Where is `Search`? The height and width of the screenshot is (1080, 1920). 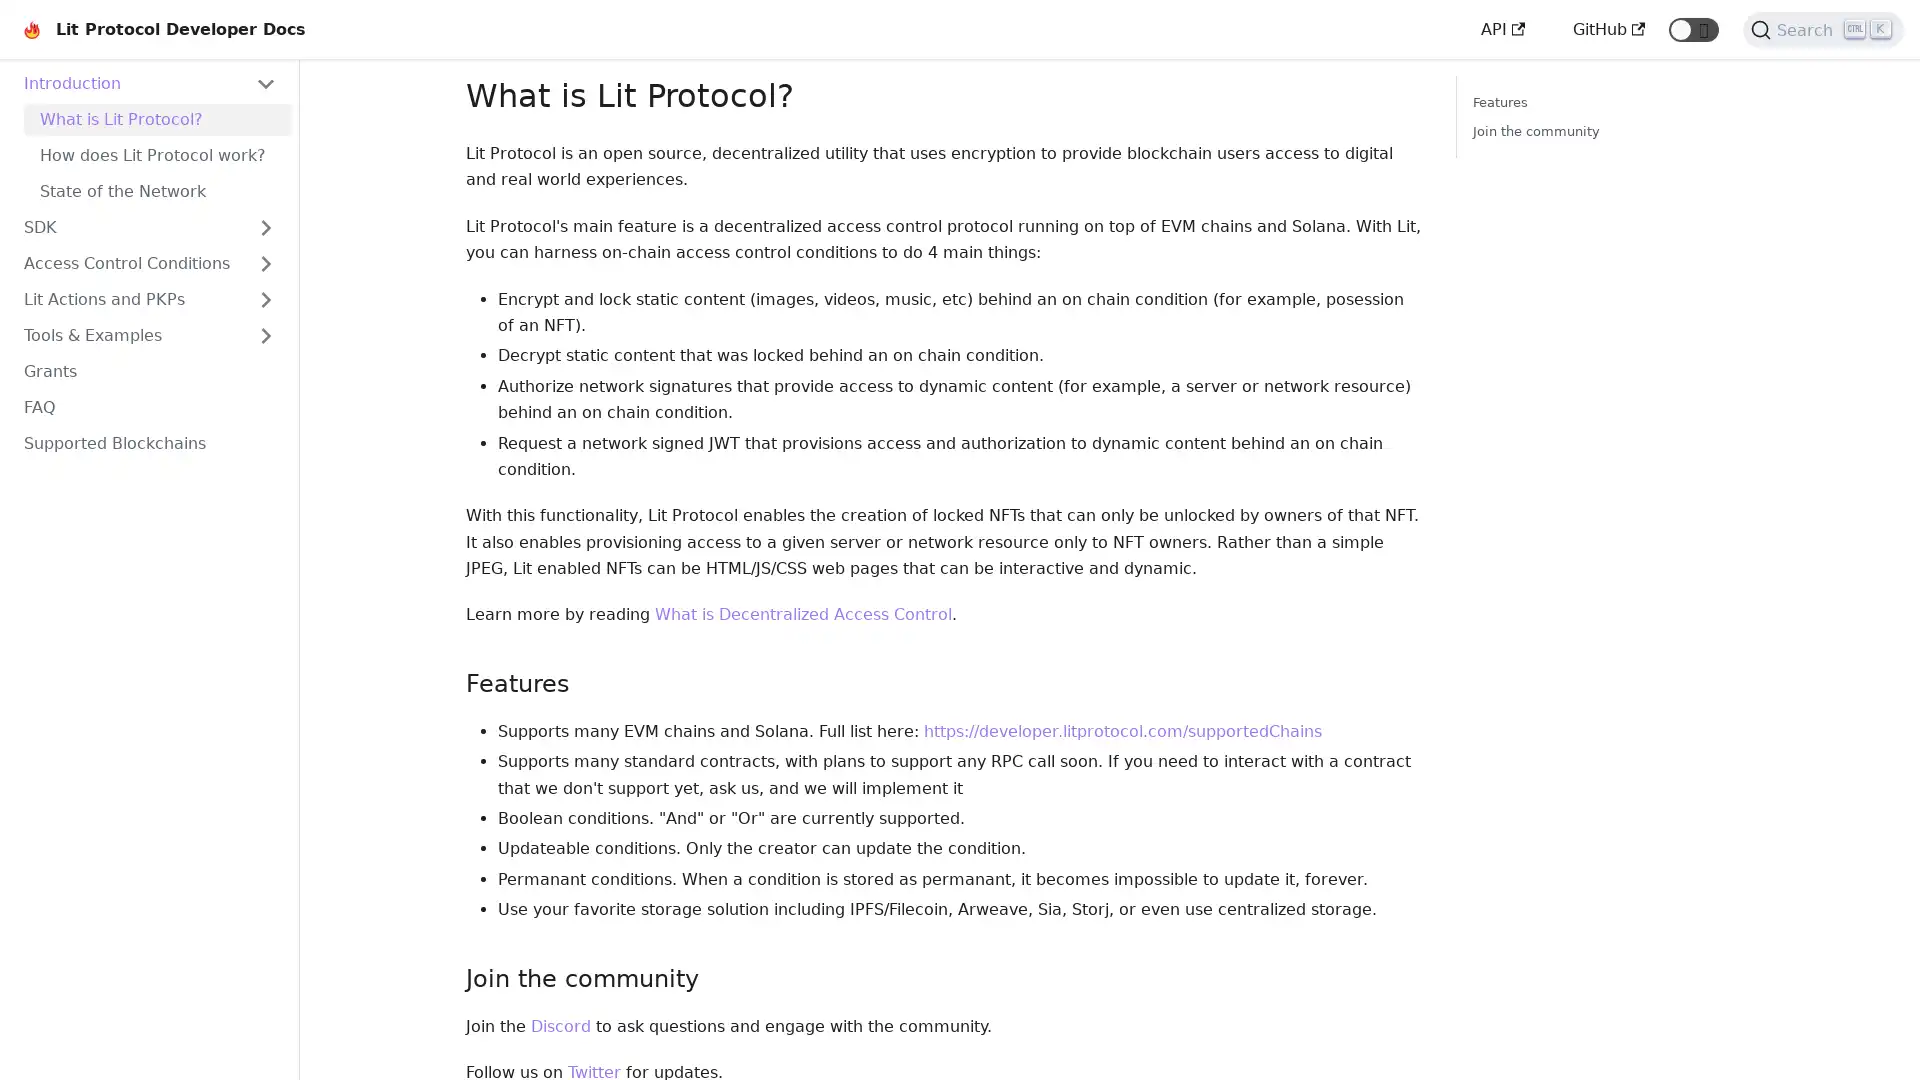 Search is located at coordinates (1823, 30).